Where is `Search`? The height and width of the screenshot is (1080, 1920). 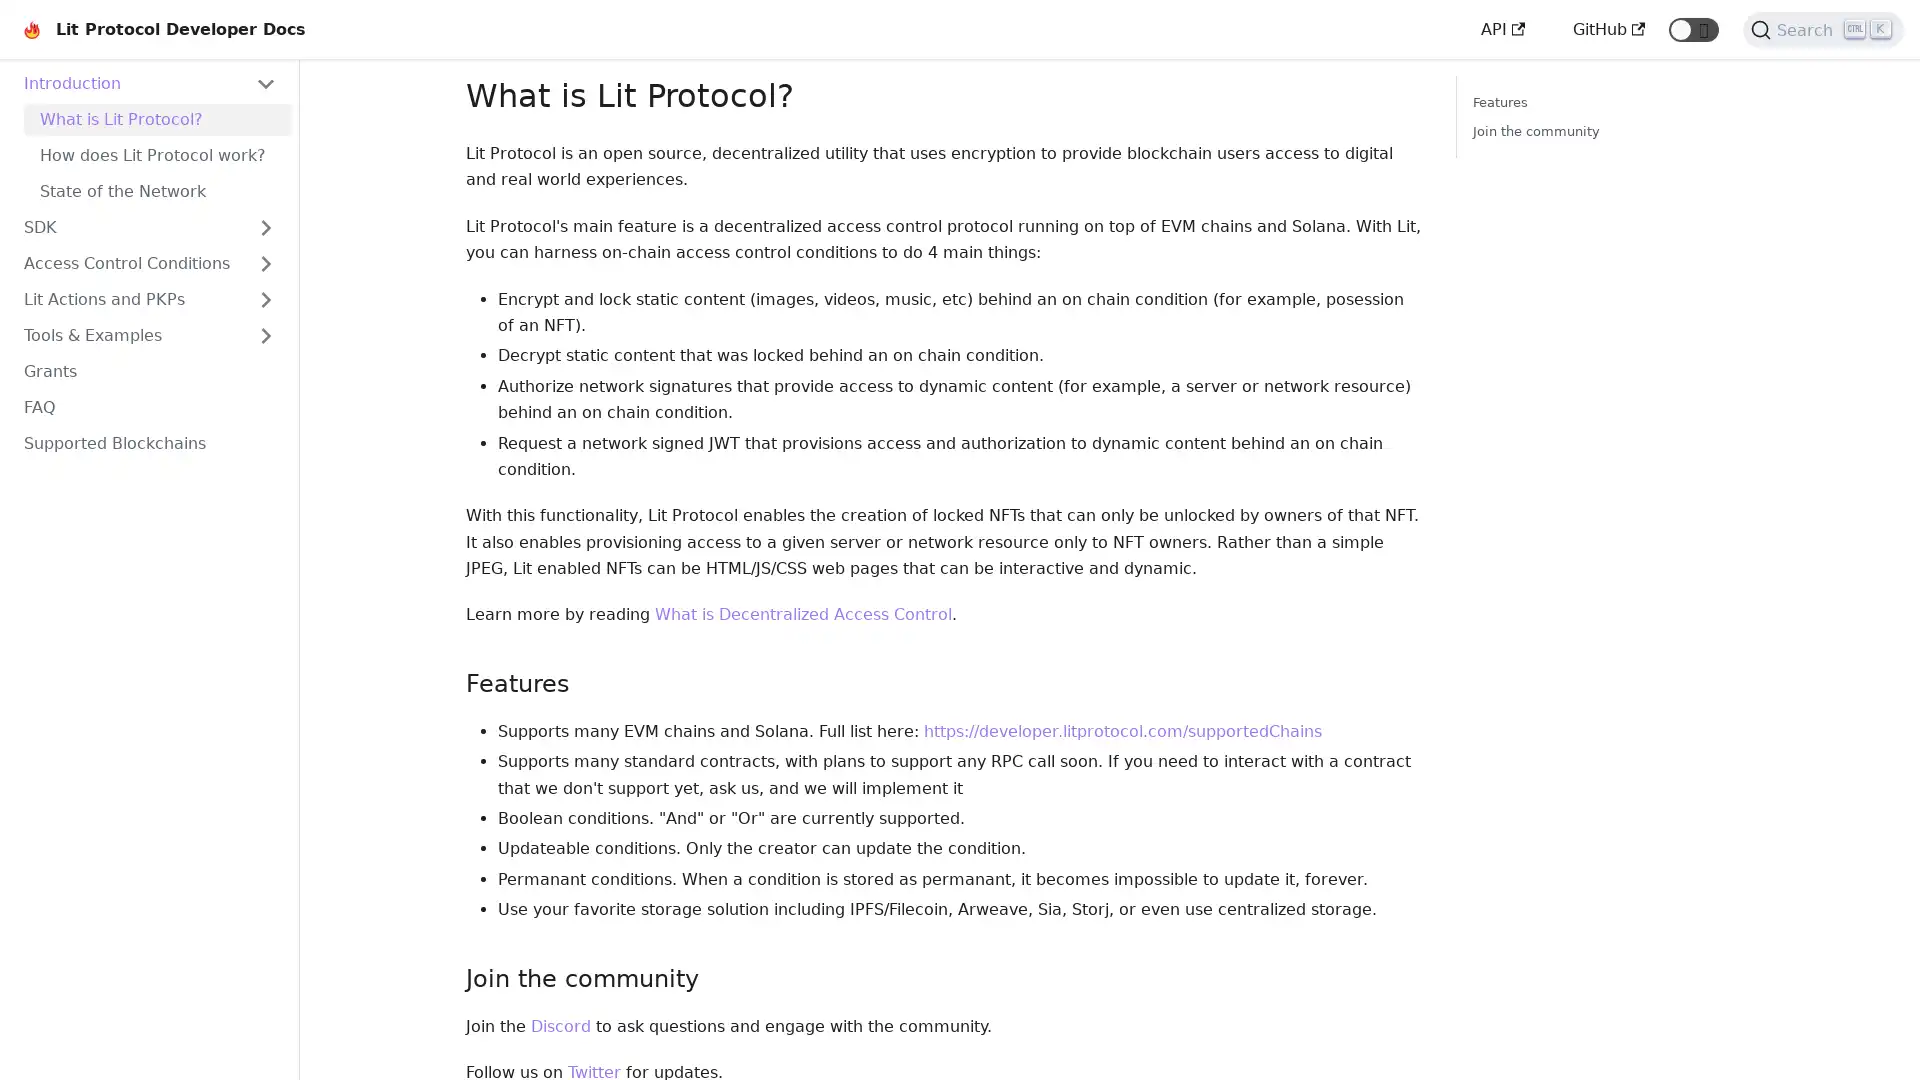 Search is located at coordinates (1823, 30).